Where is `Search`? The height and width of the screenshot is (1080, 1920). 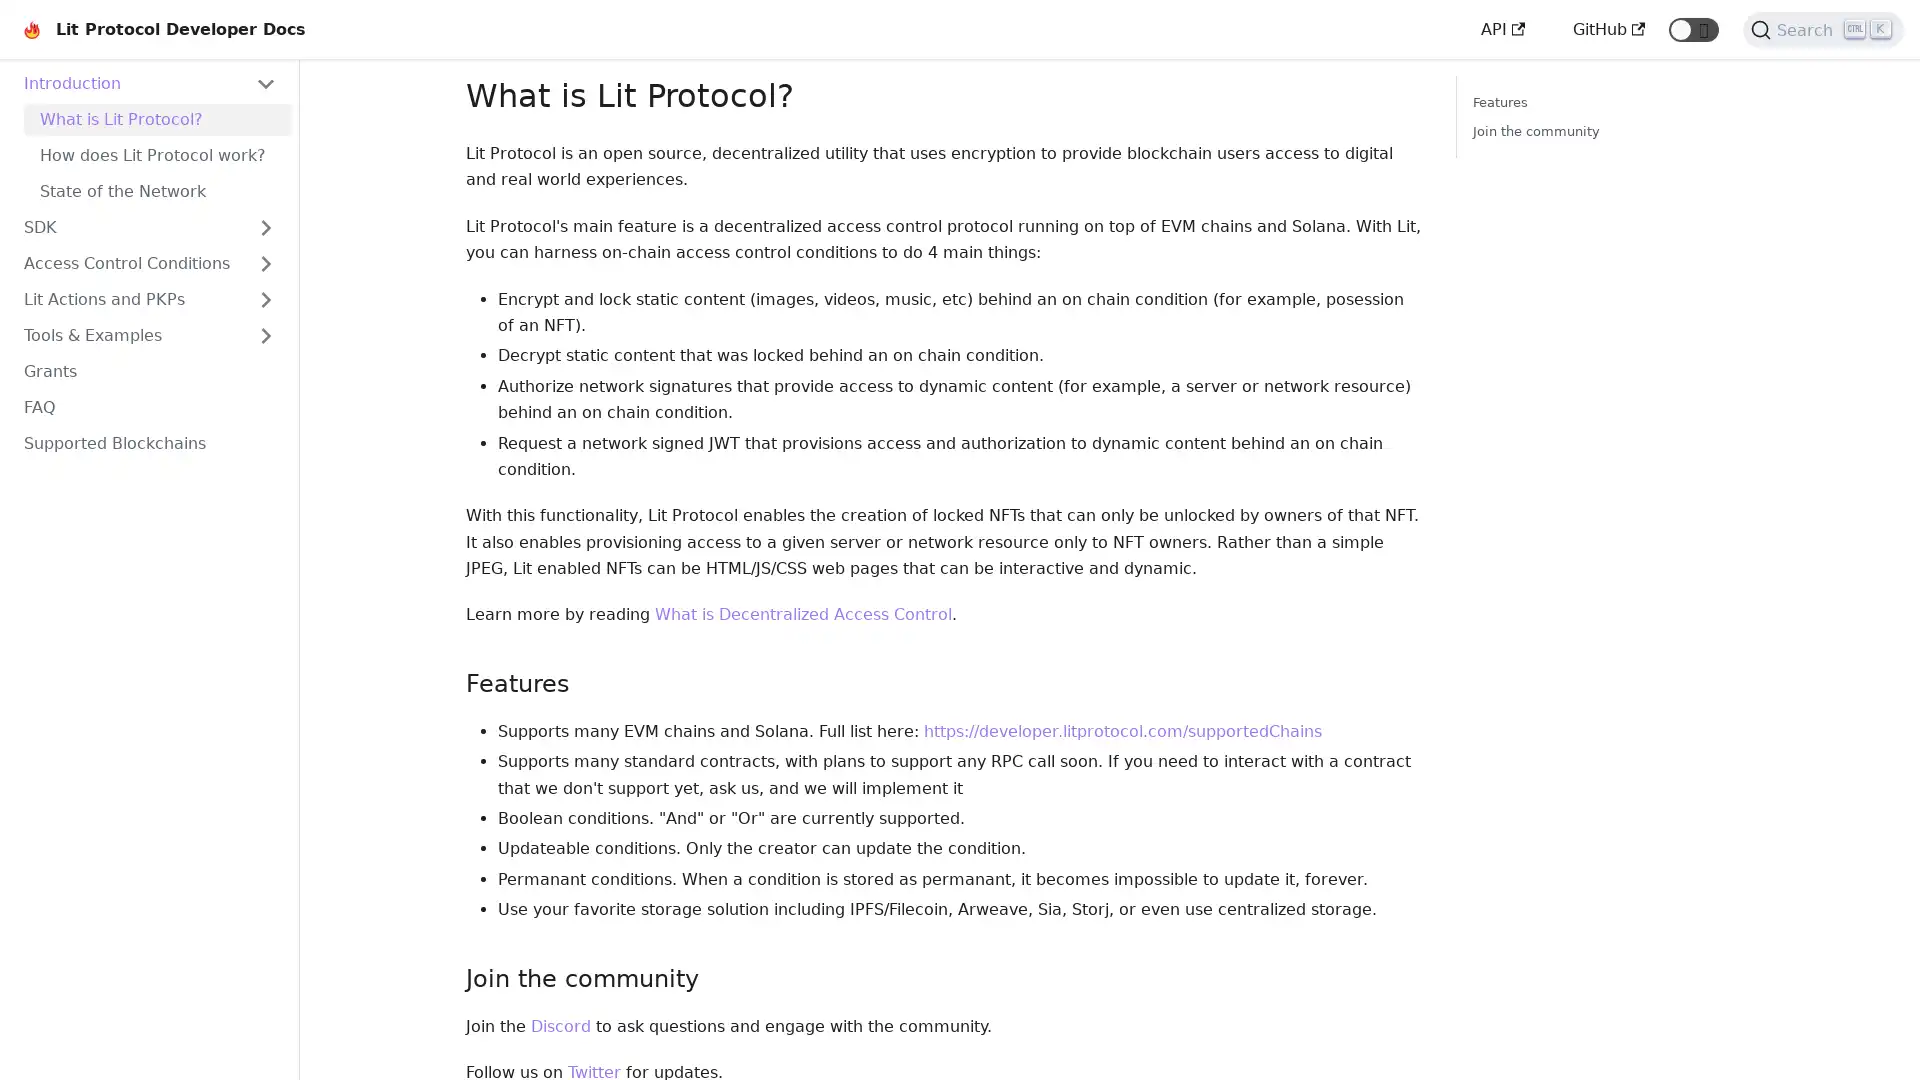 Search is located at coordinates (1823, 30).